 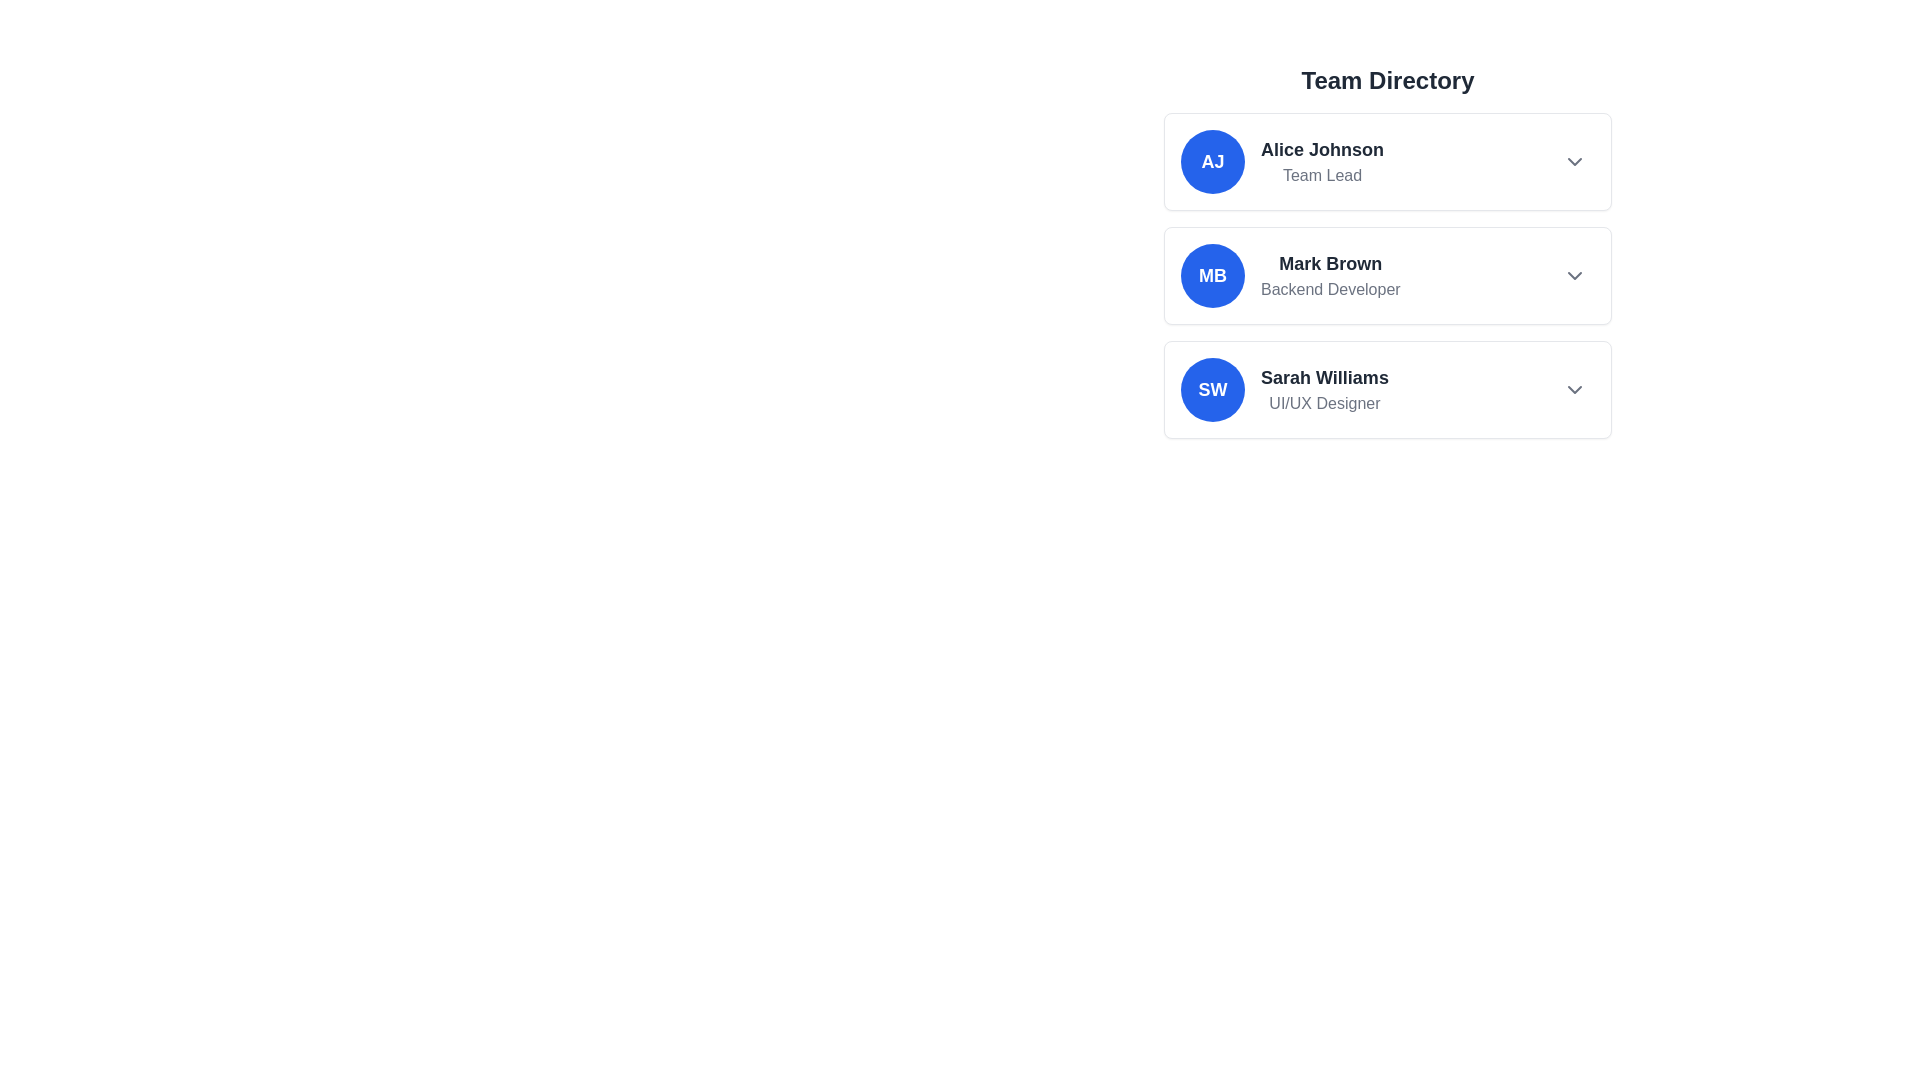 I want to click on the Profile identifier badge for 'Mark Brown, Backend Developer' located in the 'Team Directory' section, which is the leftmost component of its horizontal group, so click(x=1212, y=276).